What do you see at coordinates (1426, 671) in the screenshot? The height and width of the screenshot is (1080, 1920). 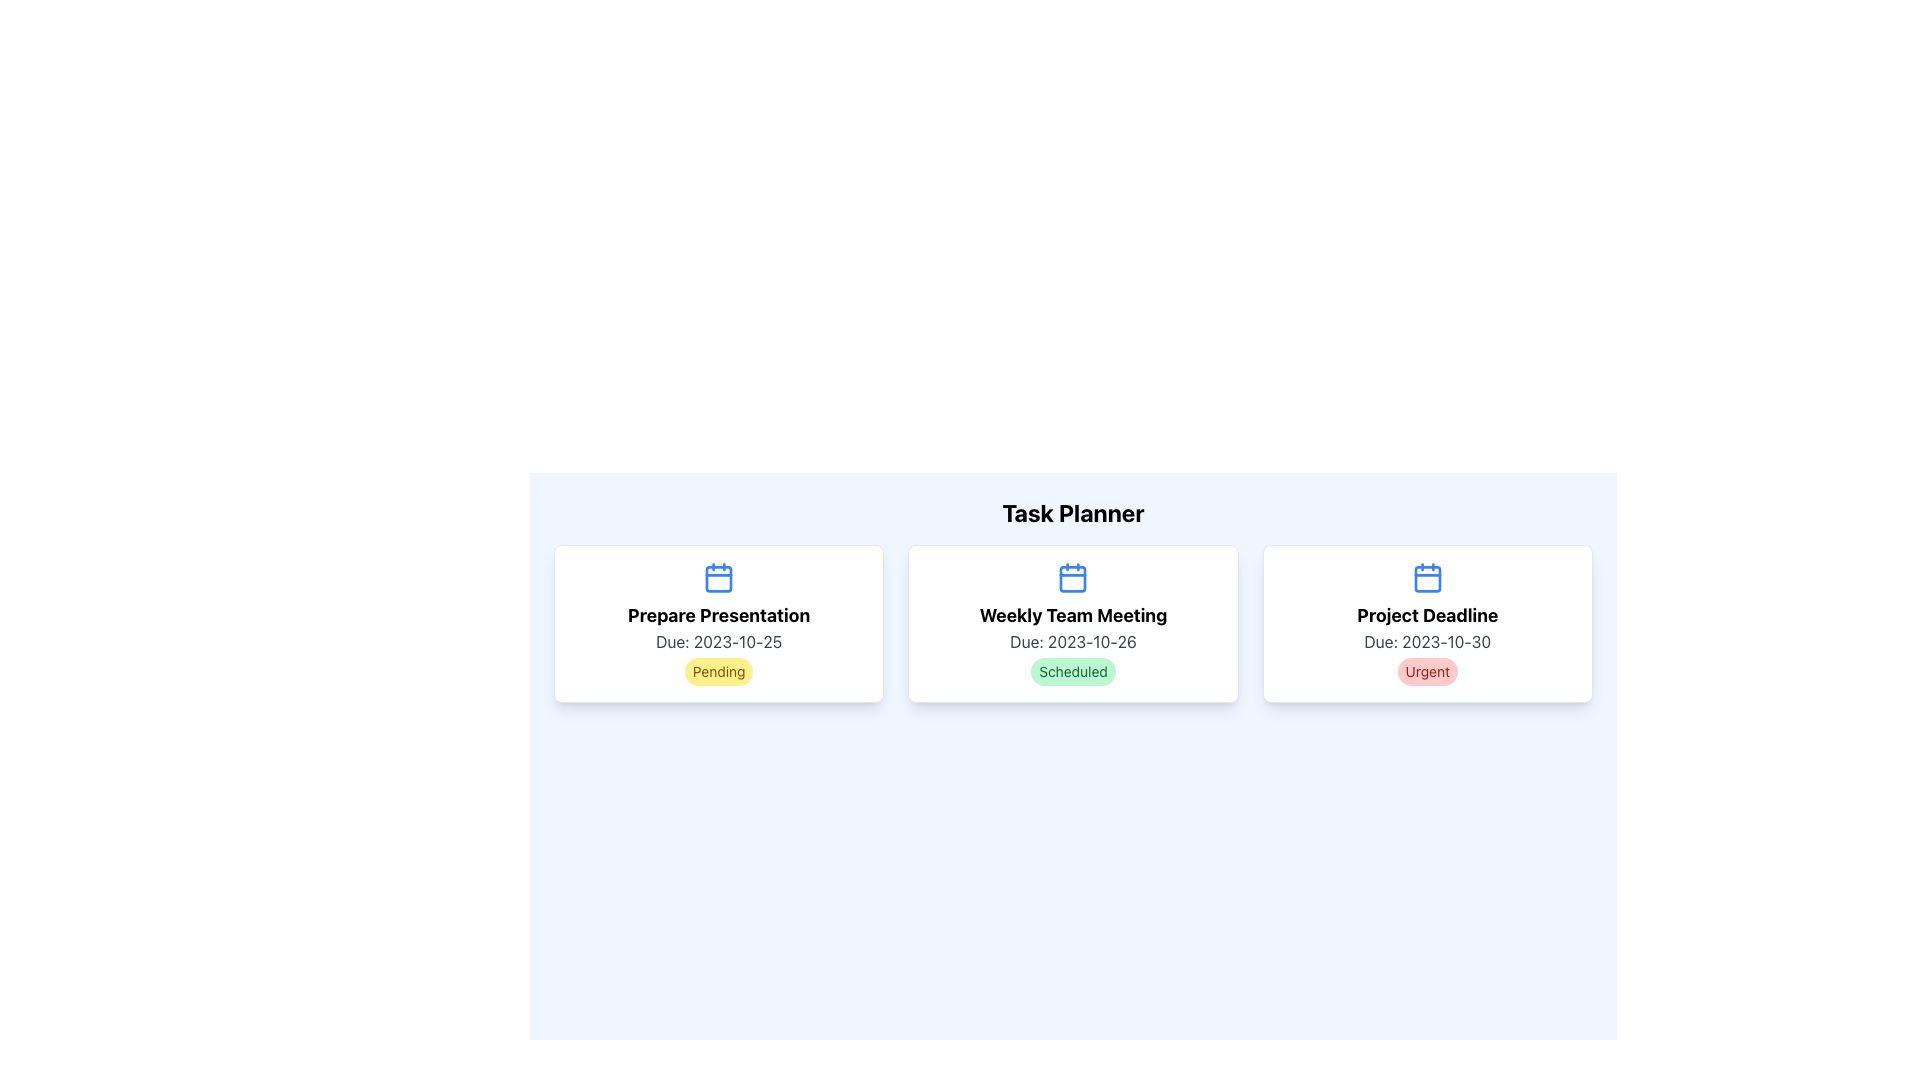 I see `the urgent status indicator badge located at the bottom of the 'Project Deadline' card in the task list` at bounding box center [1426, 671].